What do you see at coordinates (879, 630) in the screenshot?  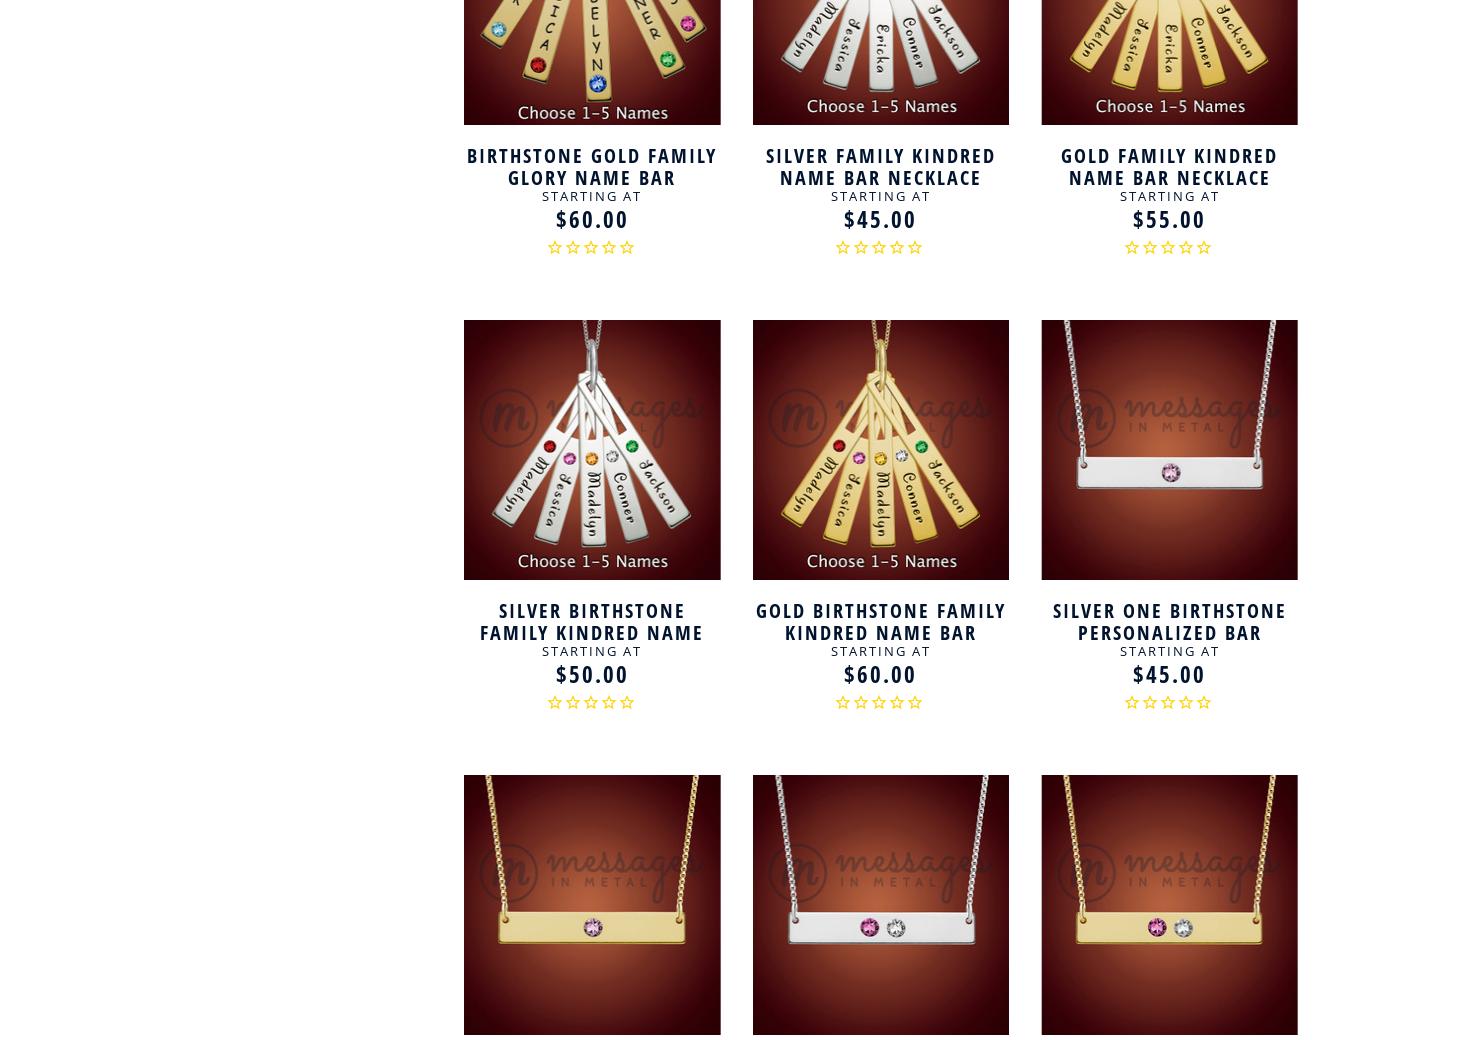 I see `'Gold Birthstone Family Kindred Name Bar Necklace'` at bounding box center [879, 630].